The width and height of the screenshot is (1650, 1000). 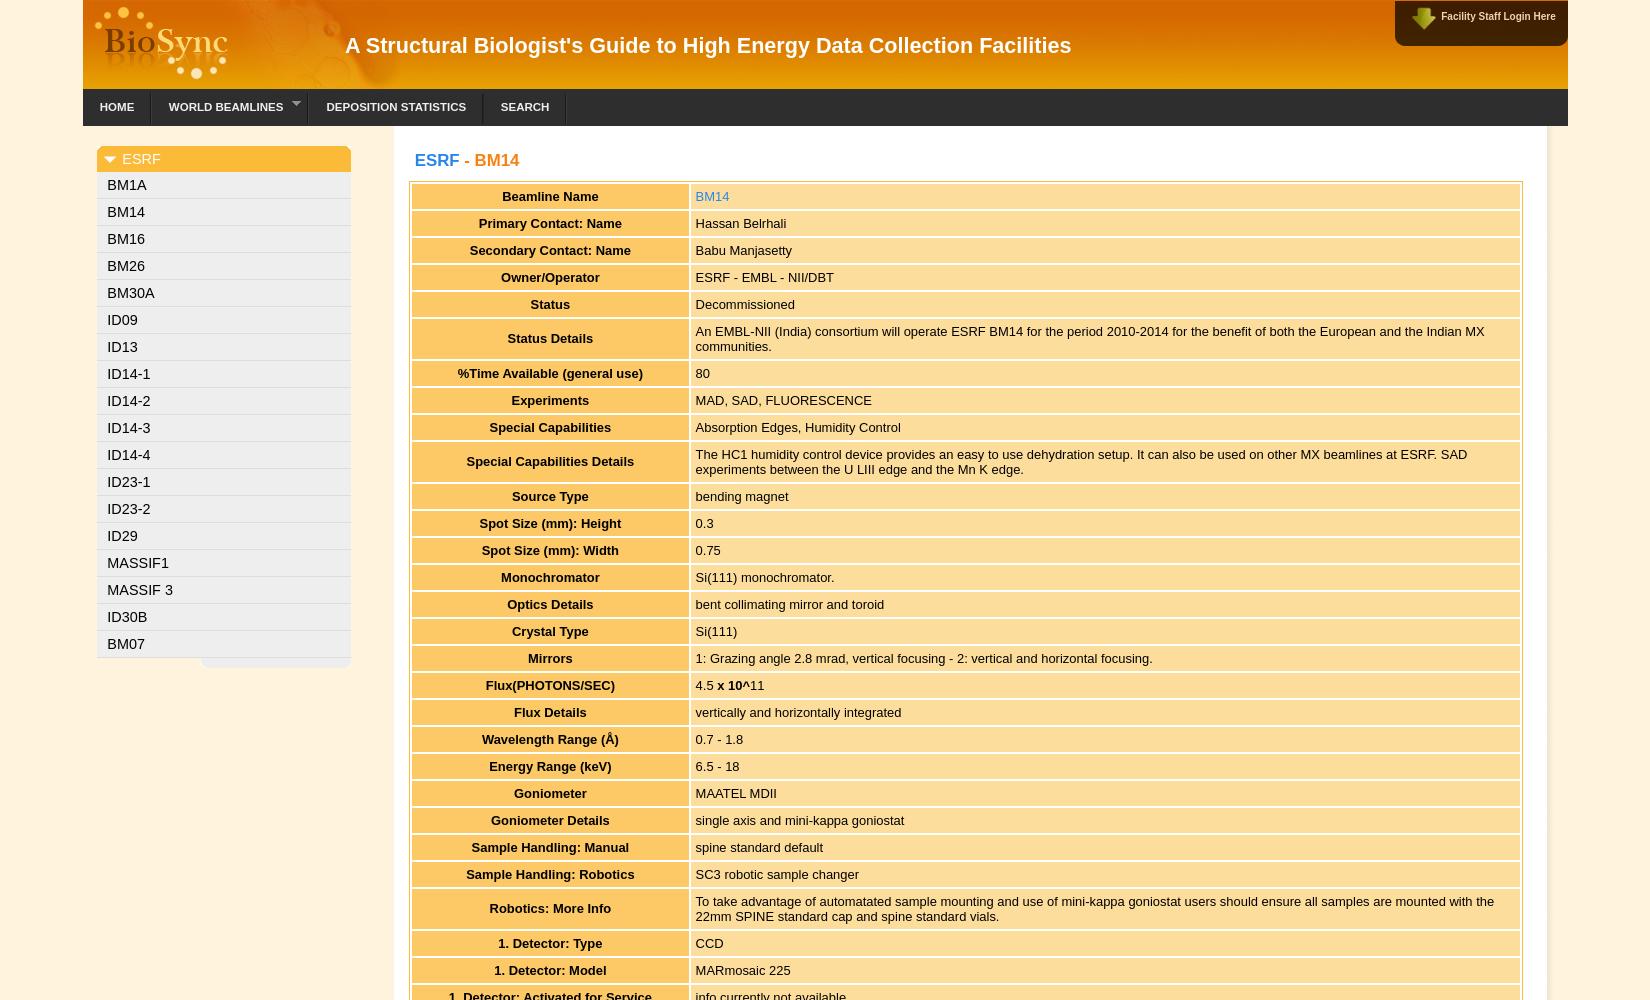 I want to click on 'SC3 robotic sample changer', so click(x=775, y=872).